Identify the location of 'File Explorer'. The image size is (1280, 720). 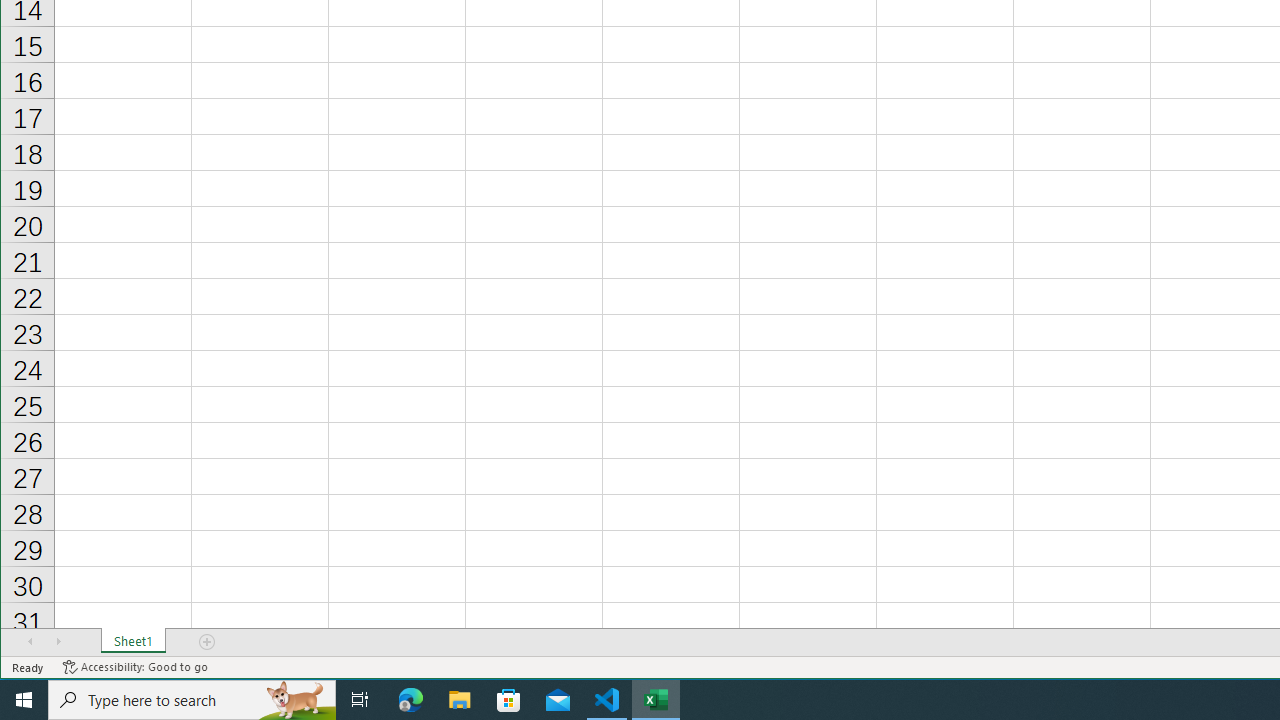
(459, 698).